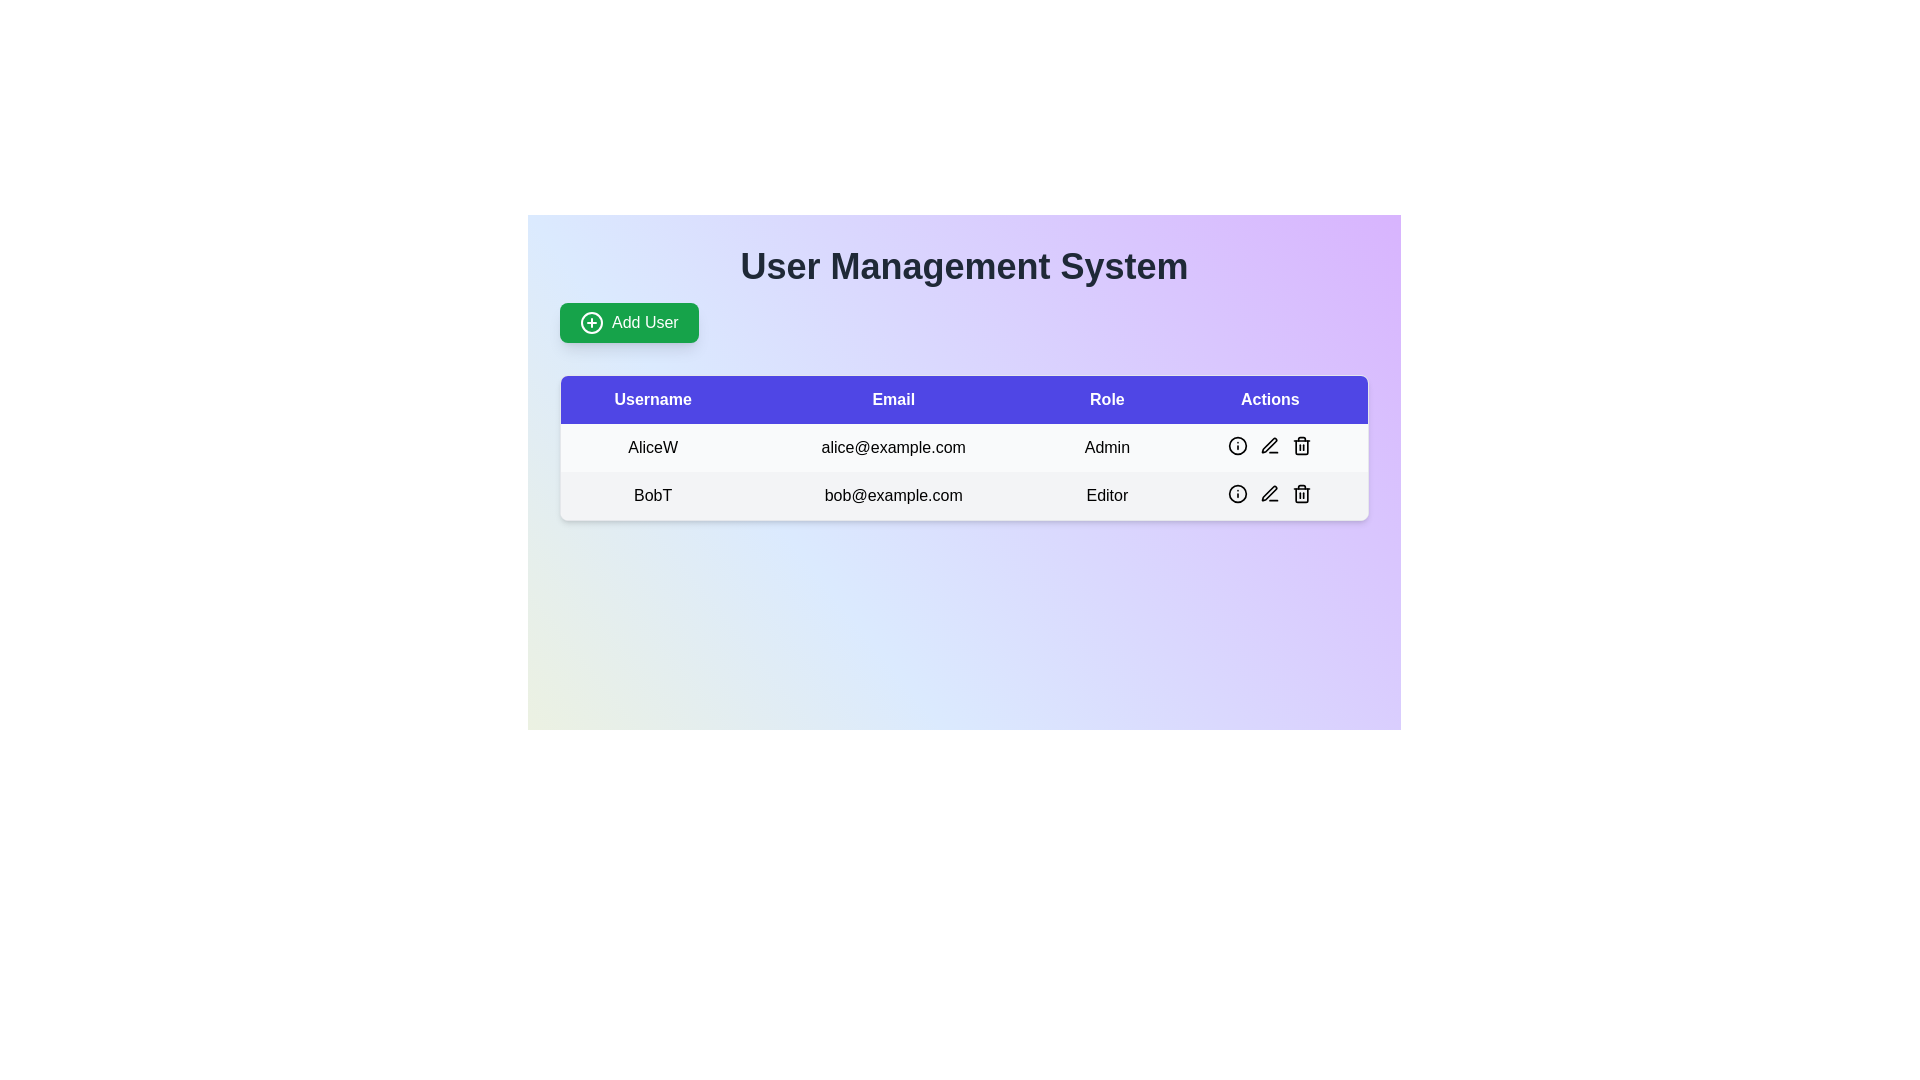 The height and width of the screenshot is (1080, 1920). I want to click on the text element reading 'Admin' located in the Role column of the user 'AliceW' in the table, so click(1106, 446).